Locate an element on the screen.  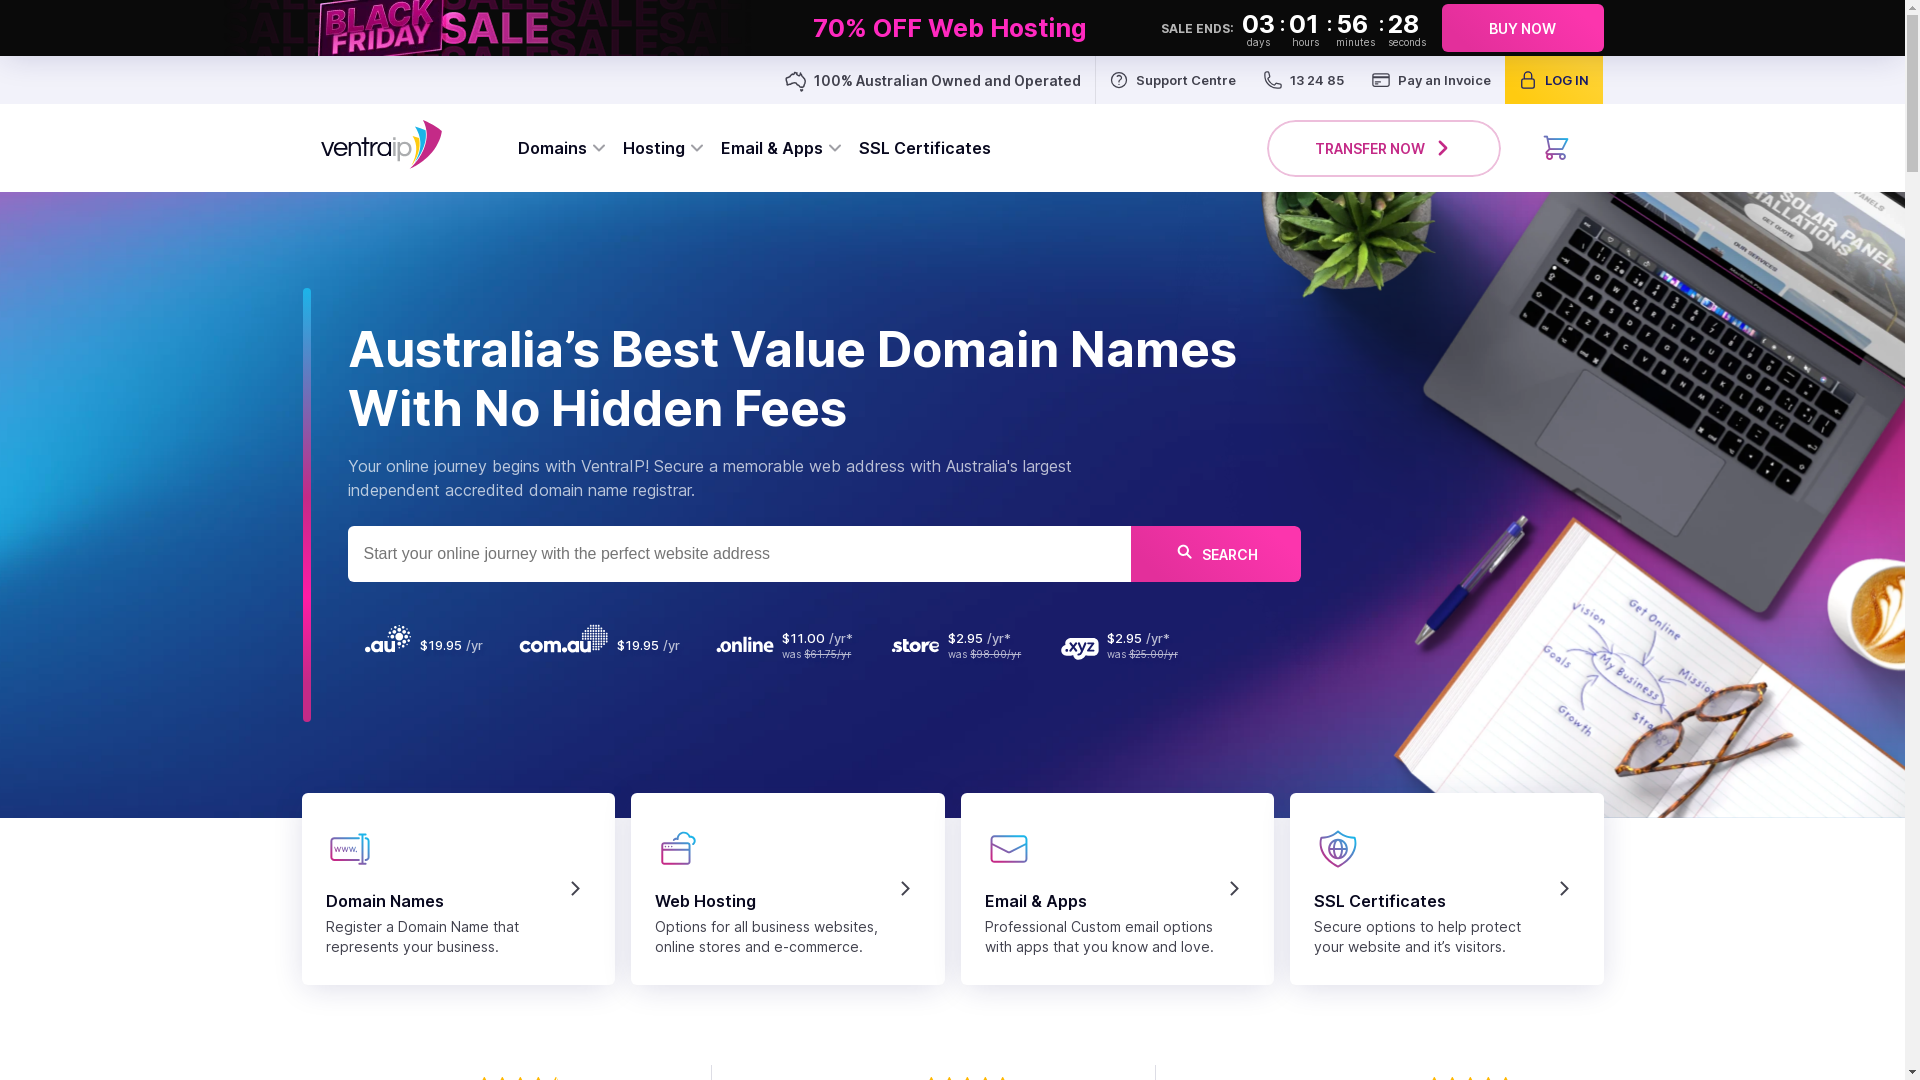
'$19 is located at coordinates (347, 645).